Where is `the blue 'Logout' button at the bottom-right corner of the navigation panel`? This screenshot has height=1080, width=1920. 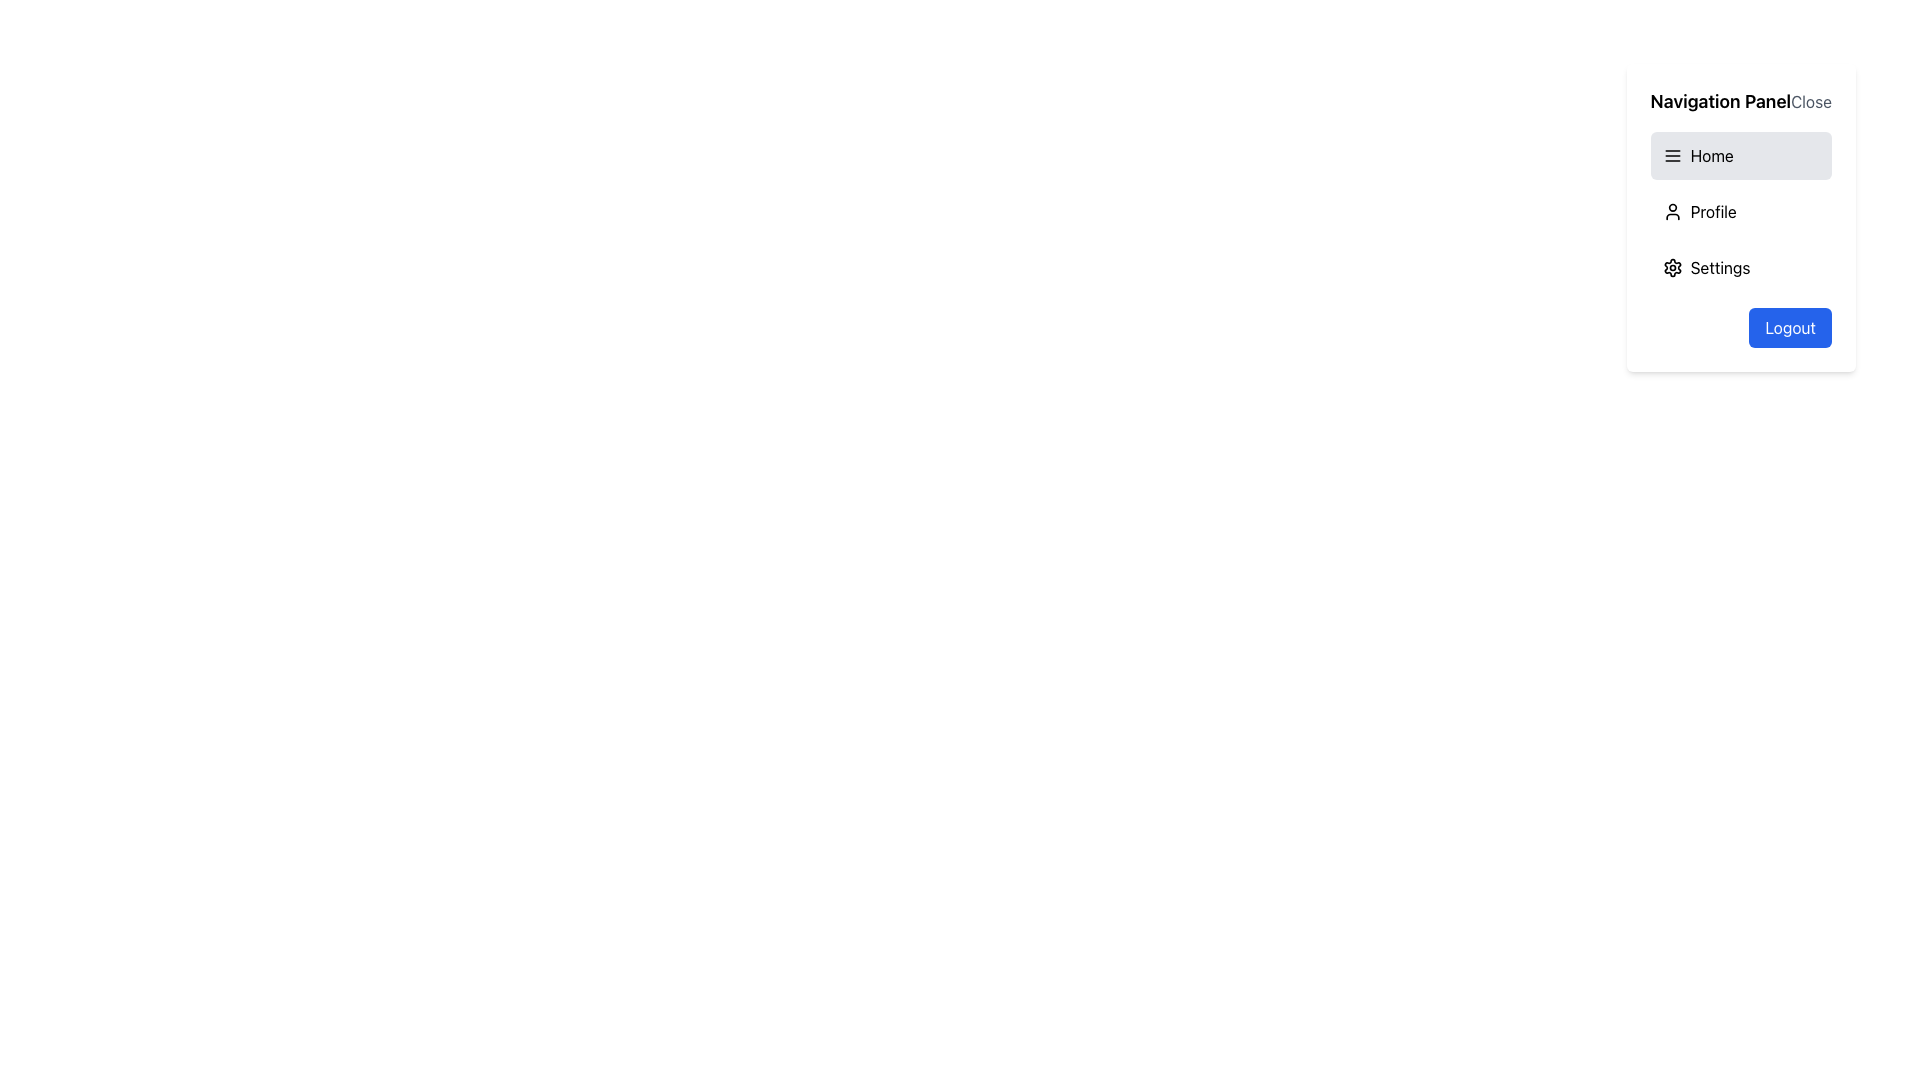 the blue 'Logout' button at the bottom-right corner of the navigation panel is located at coordinates (1740, 326).